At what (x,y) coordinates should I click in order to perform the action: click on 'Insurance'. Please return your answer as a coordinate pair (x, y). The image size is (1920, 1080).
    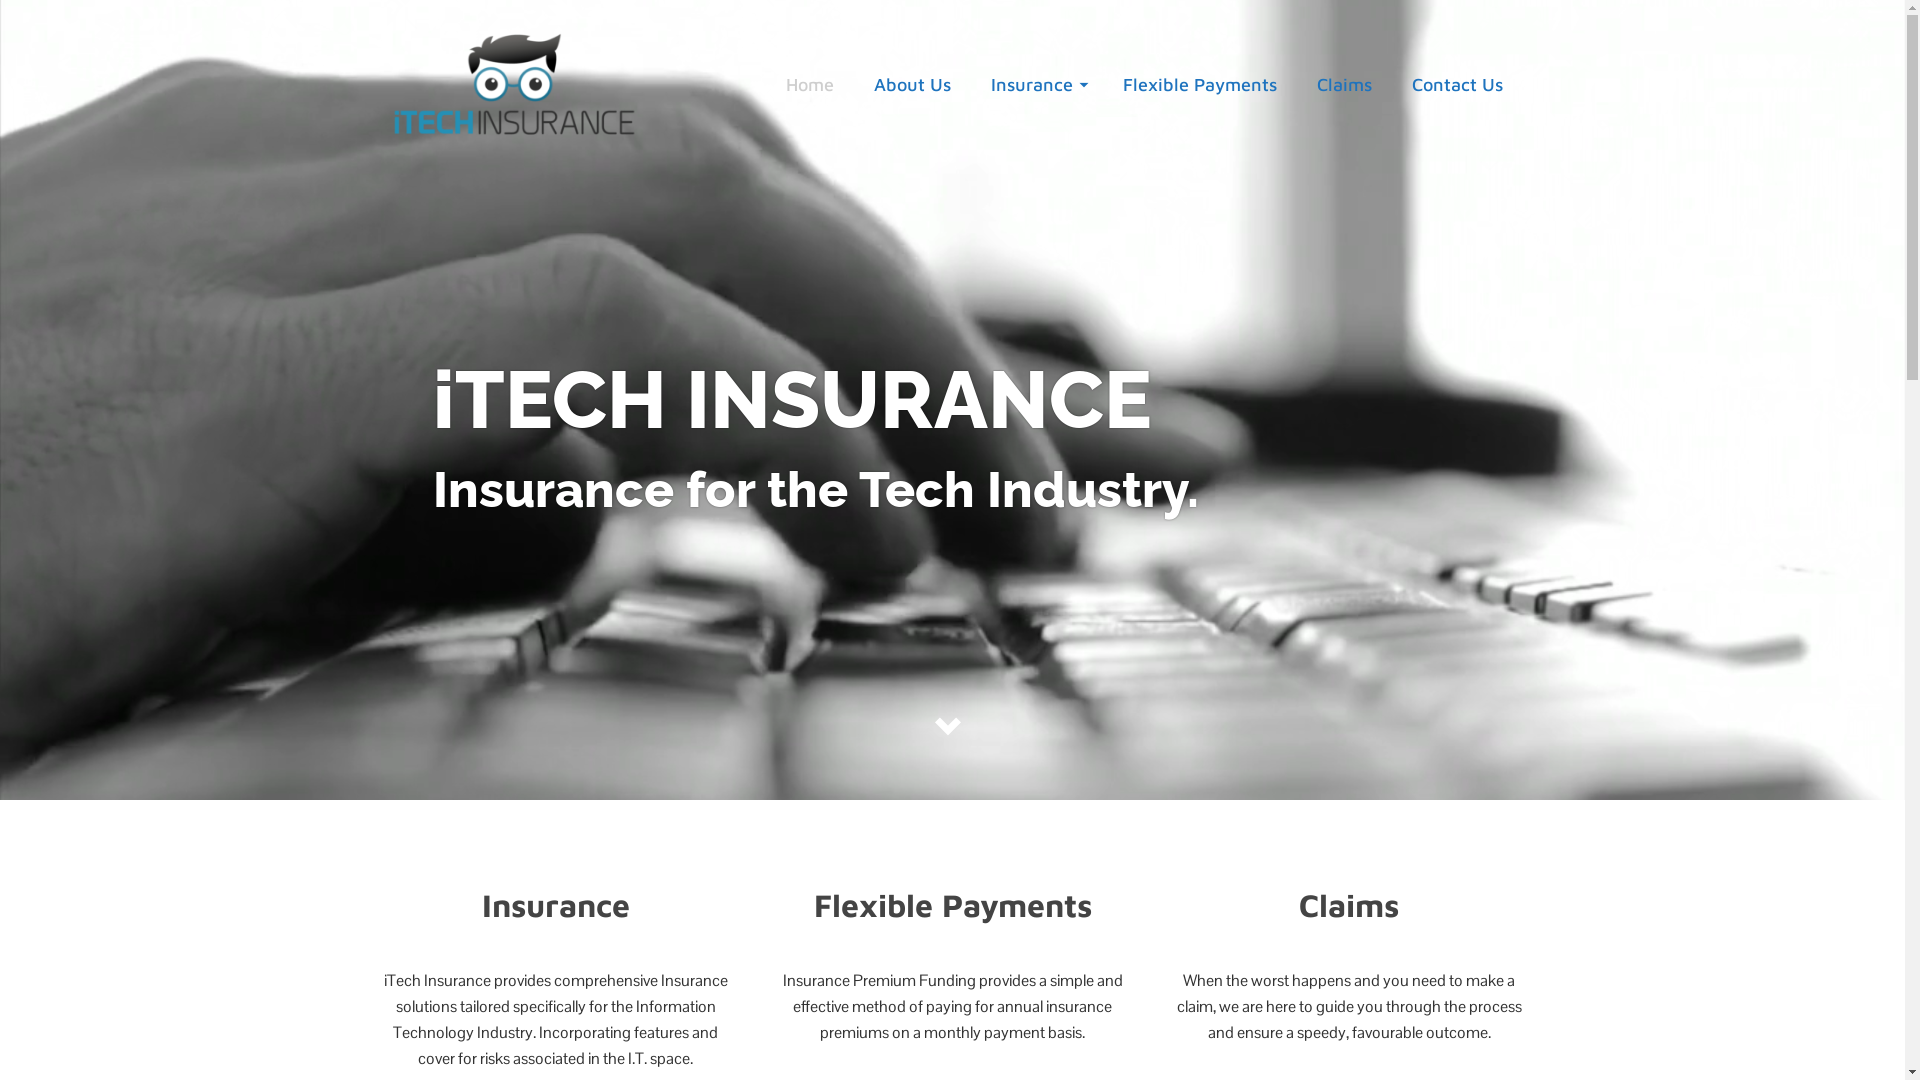
    Looking at the image, I should click on (1036, 83).